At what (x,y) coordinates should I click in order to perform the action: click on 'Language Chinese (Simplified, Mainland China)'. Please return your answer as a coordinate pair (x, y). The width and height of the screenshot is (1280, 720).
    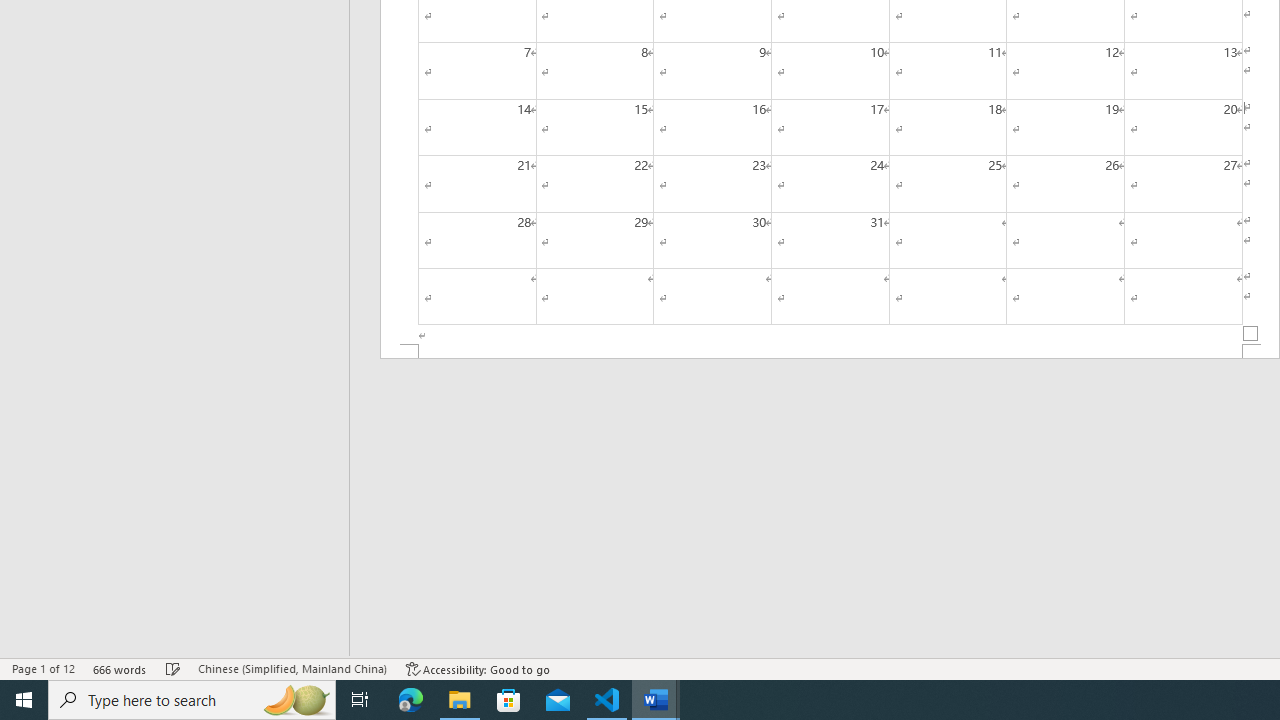
    Looking at the image, I should click on (291, 669).